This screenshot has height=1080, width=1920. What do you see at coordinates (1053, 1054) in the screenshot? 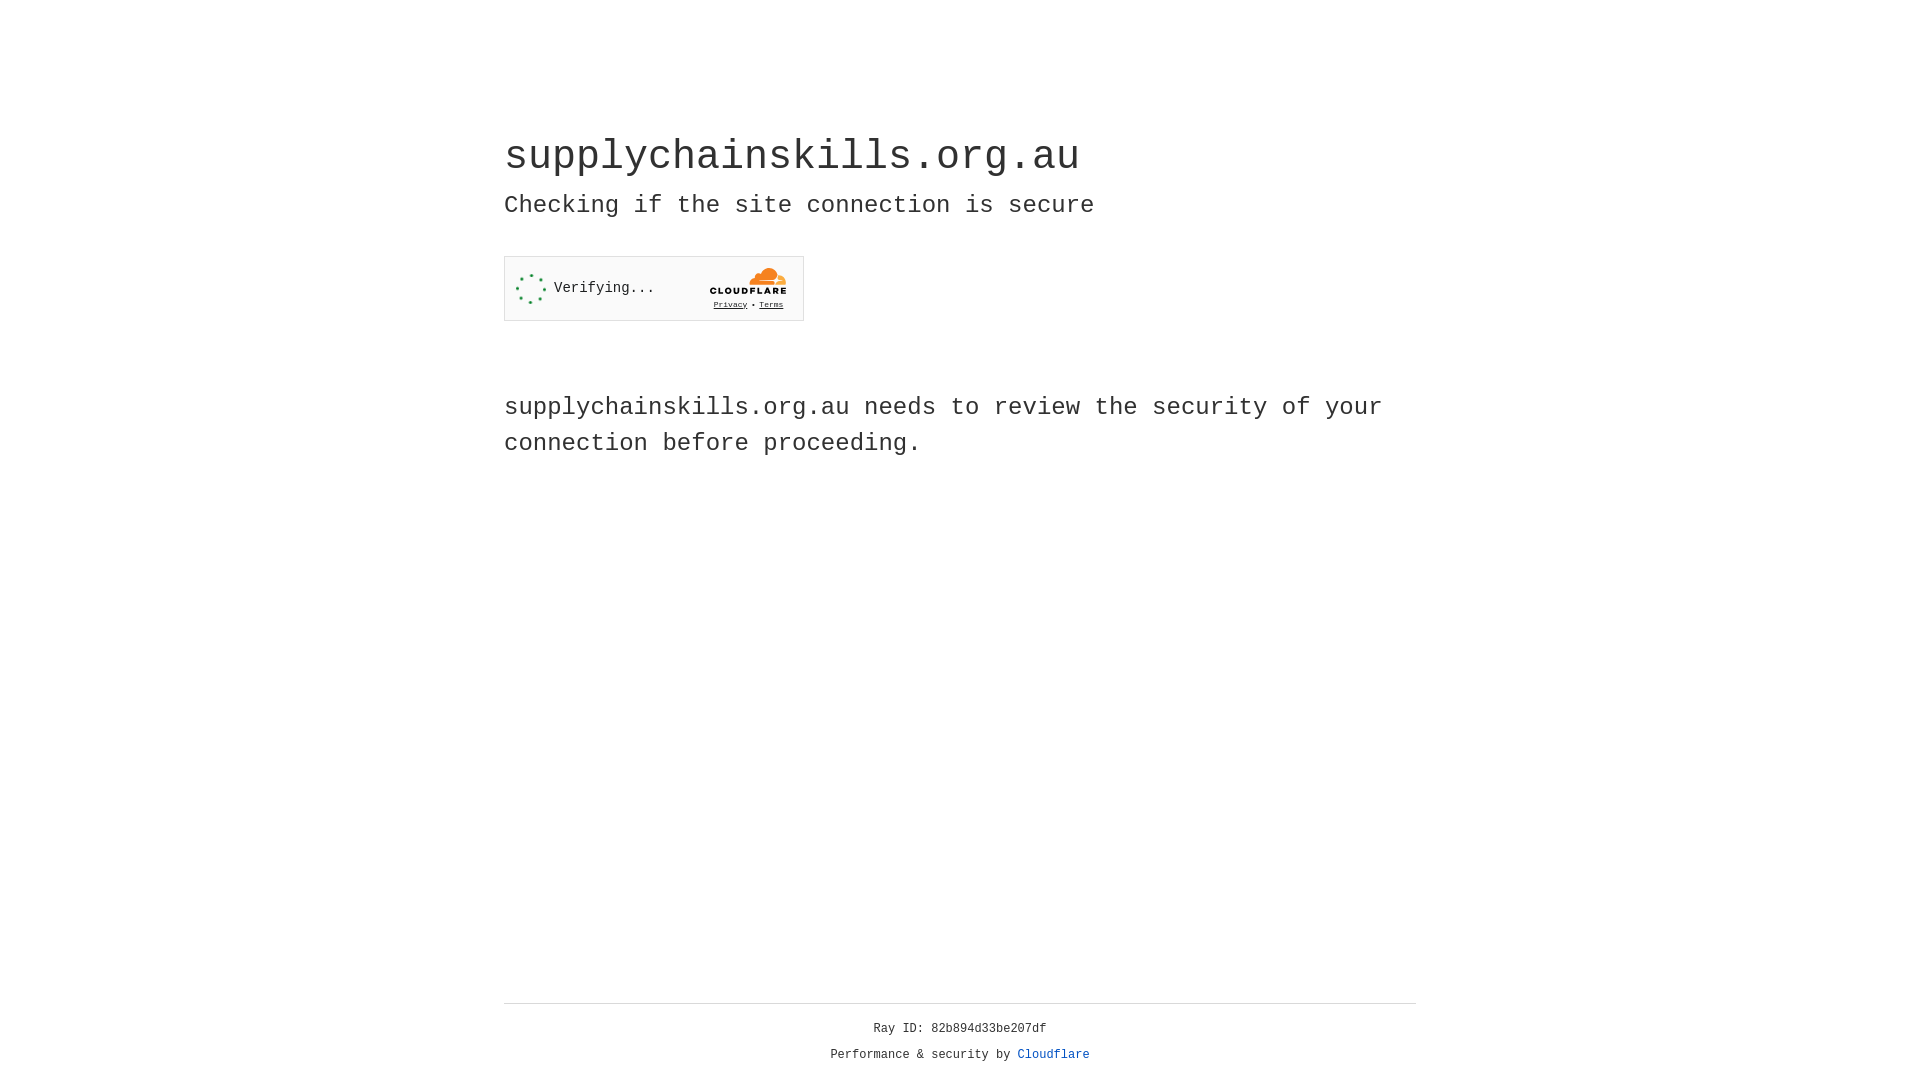
I see `'Cloudflare'` at bounding box center [1053, 1054].